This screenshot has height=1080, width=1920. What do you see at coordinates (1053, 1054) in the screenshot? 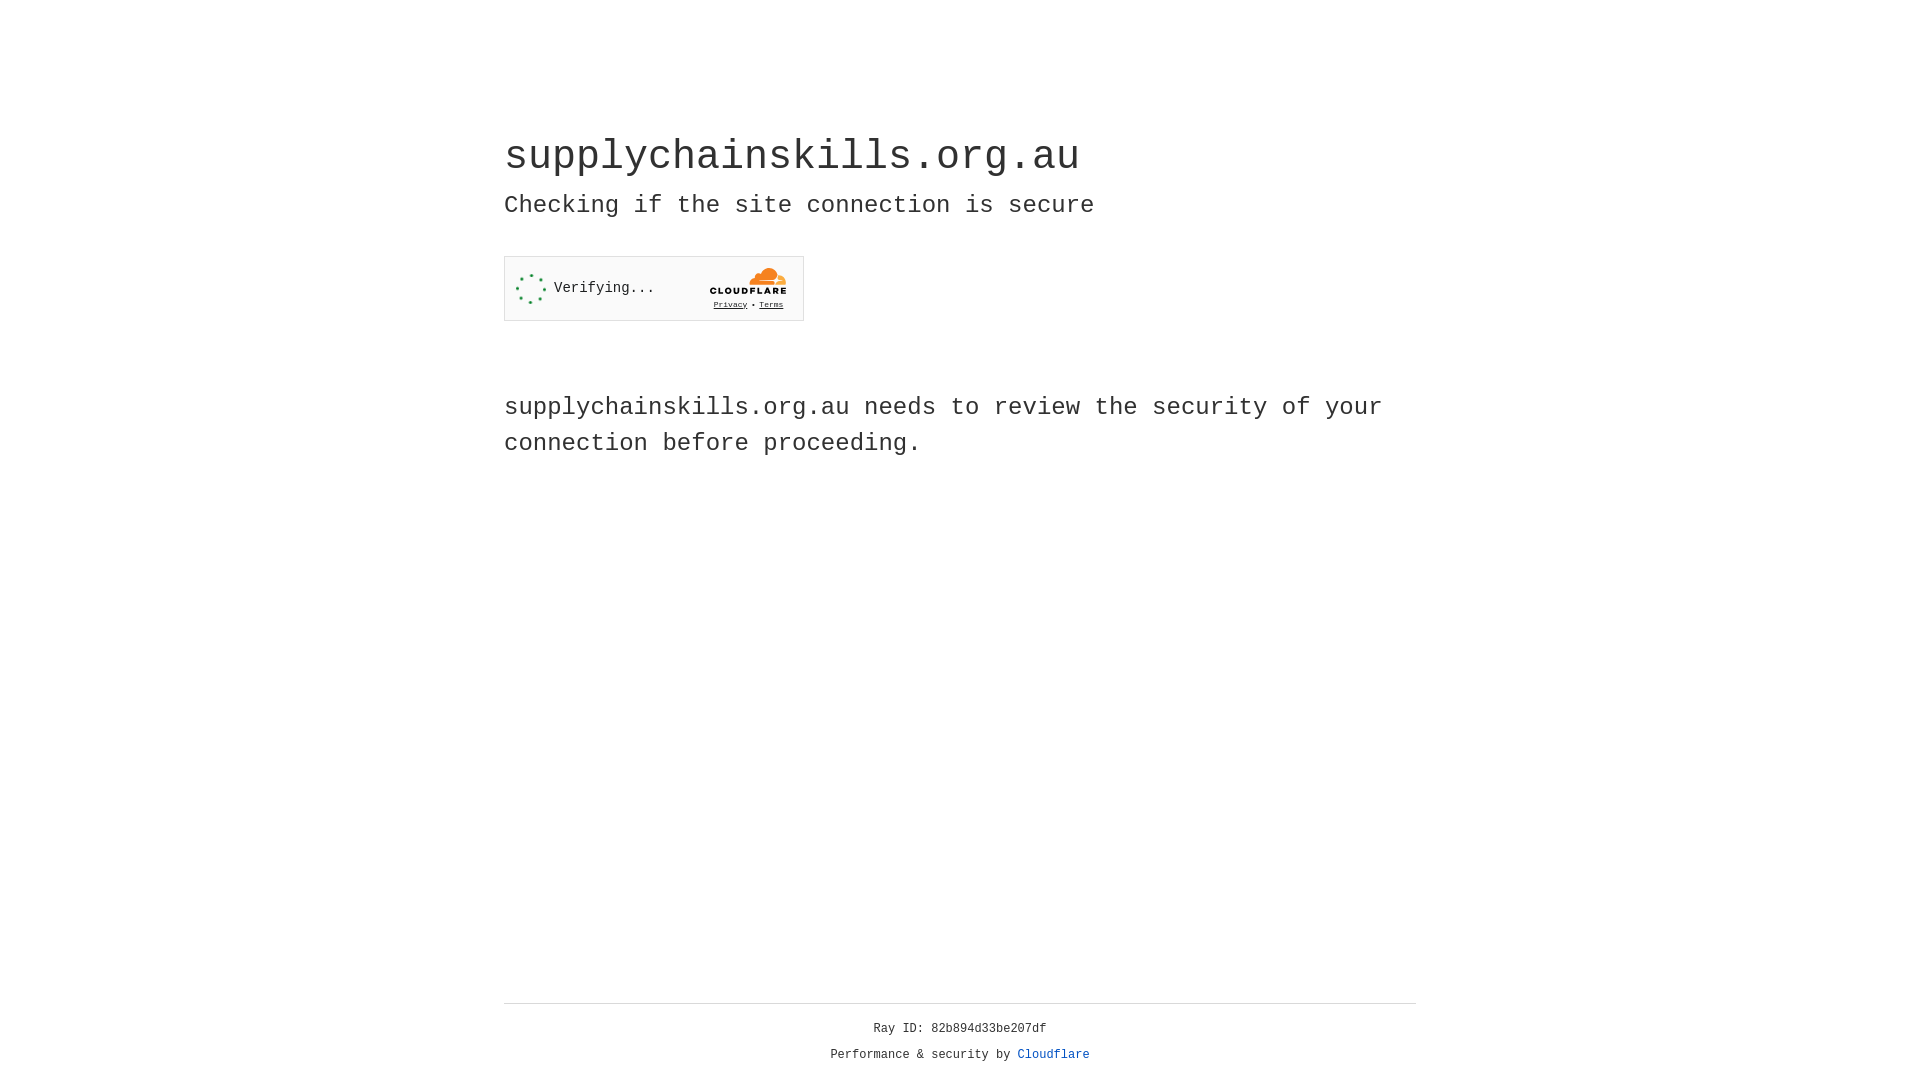
I see `'Cloudflare'` at bounding box center [1053, 1054].